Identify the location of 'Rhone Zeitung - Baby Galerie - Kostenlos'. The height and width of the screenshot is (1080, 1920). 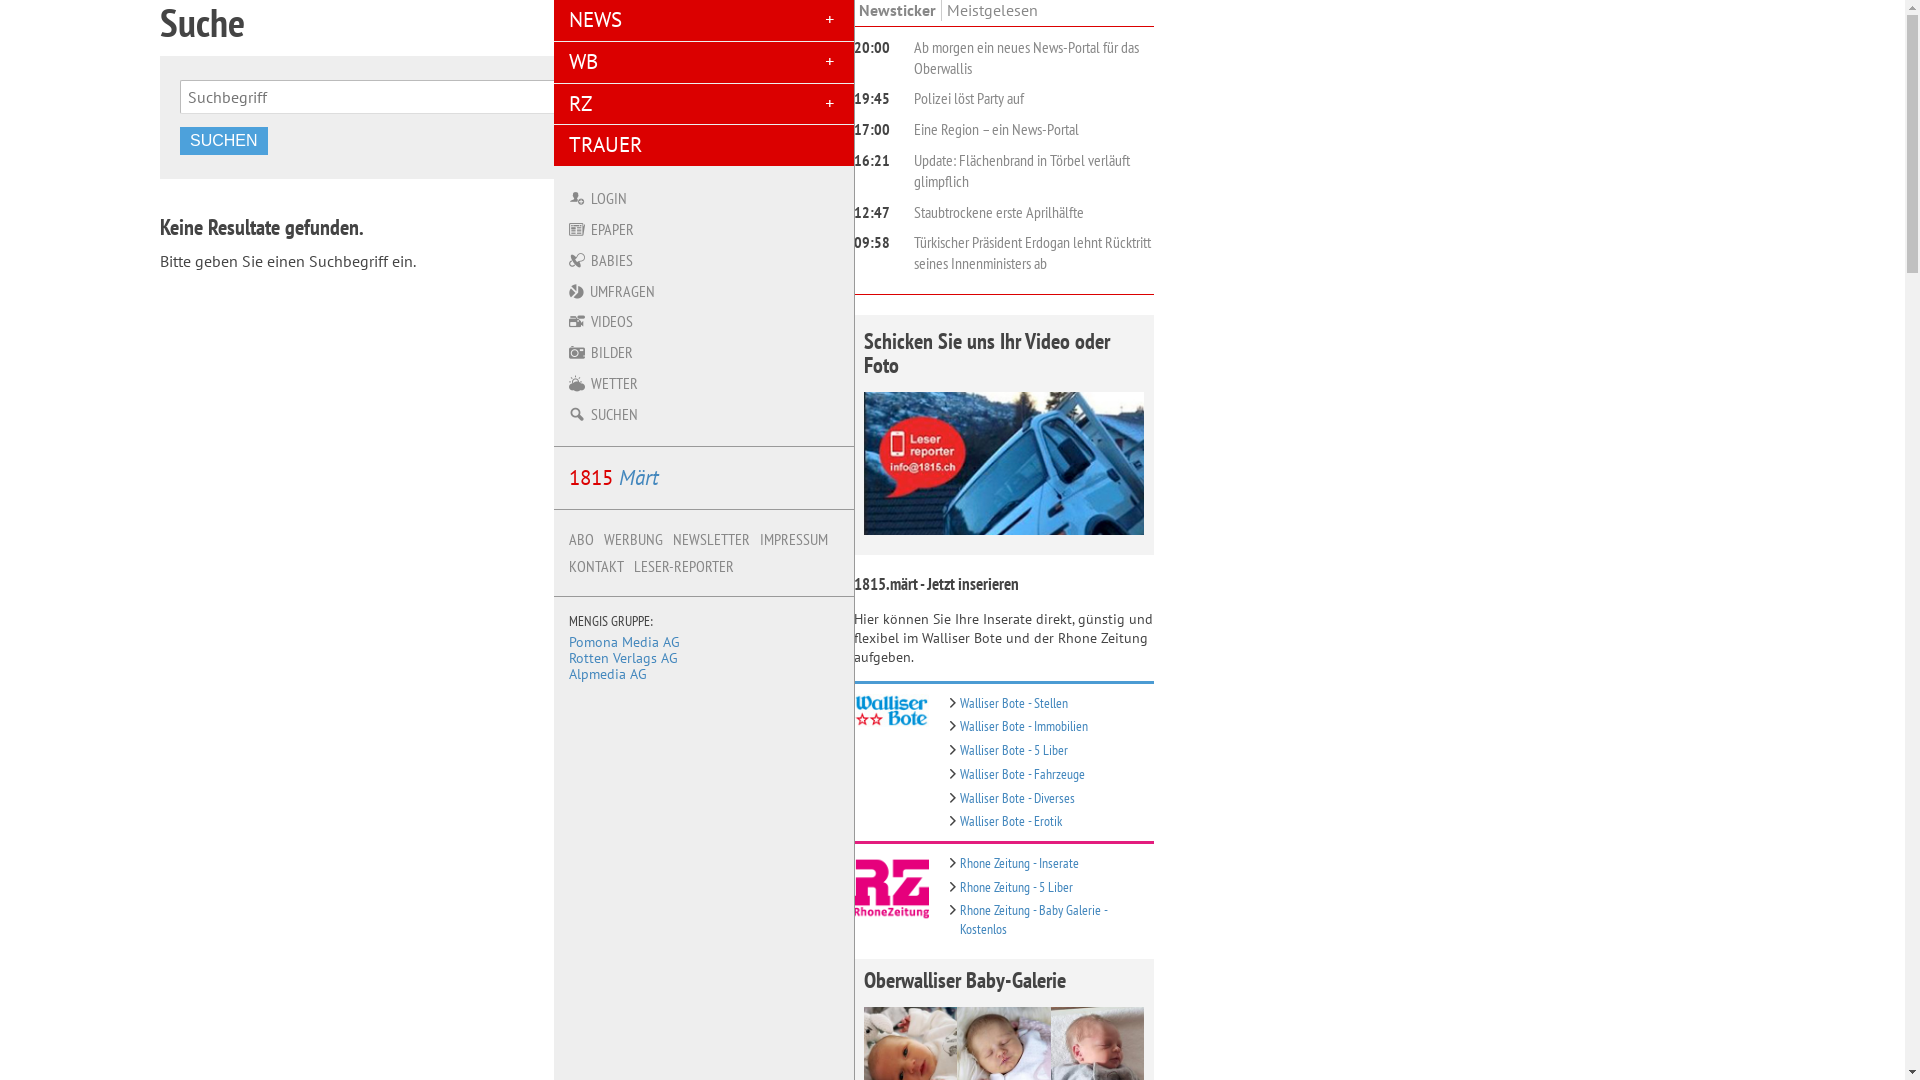
(960, 918).